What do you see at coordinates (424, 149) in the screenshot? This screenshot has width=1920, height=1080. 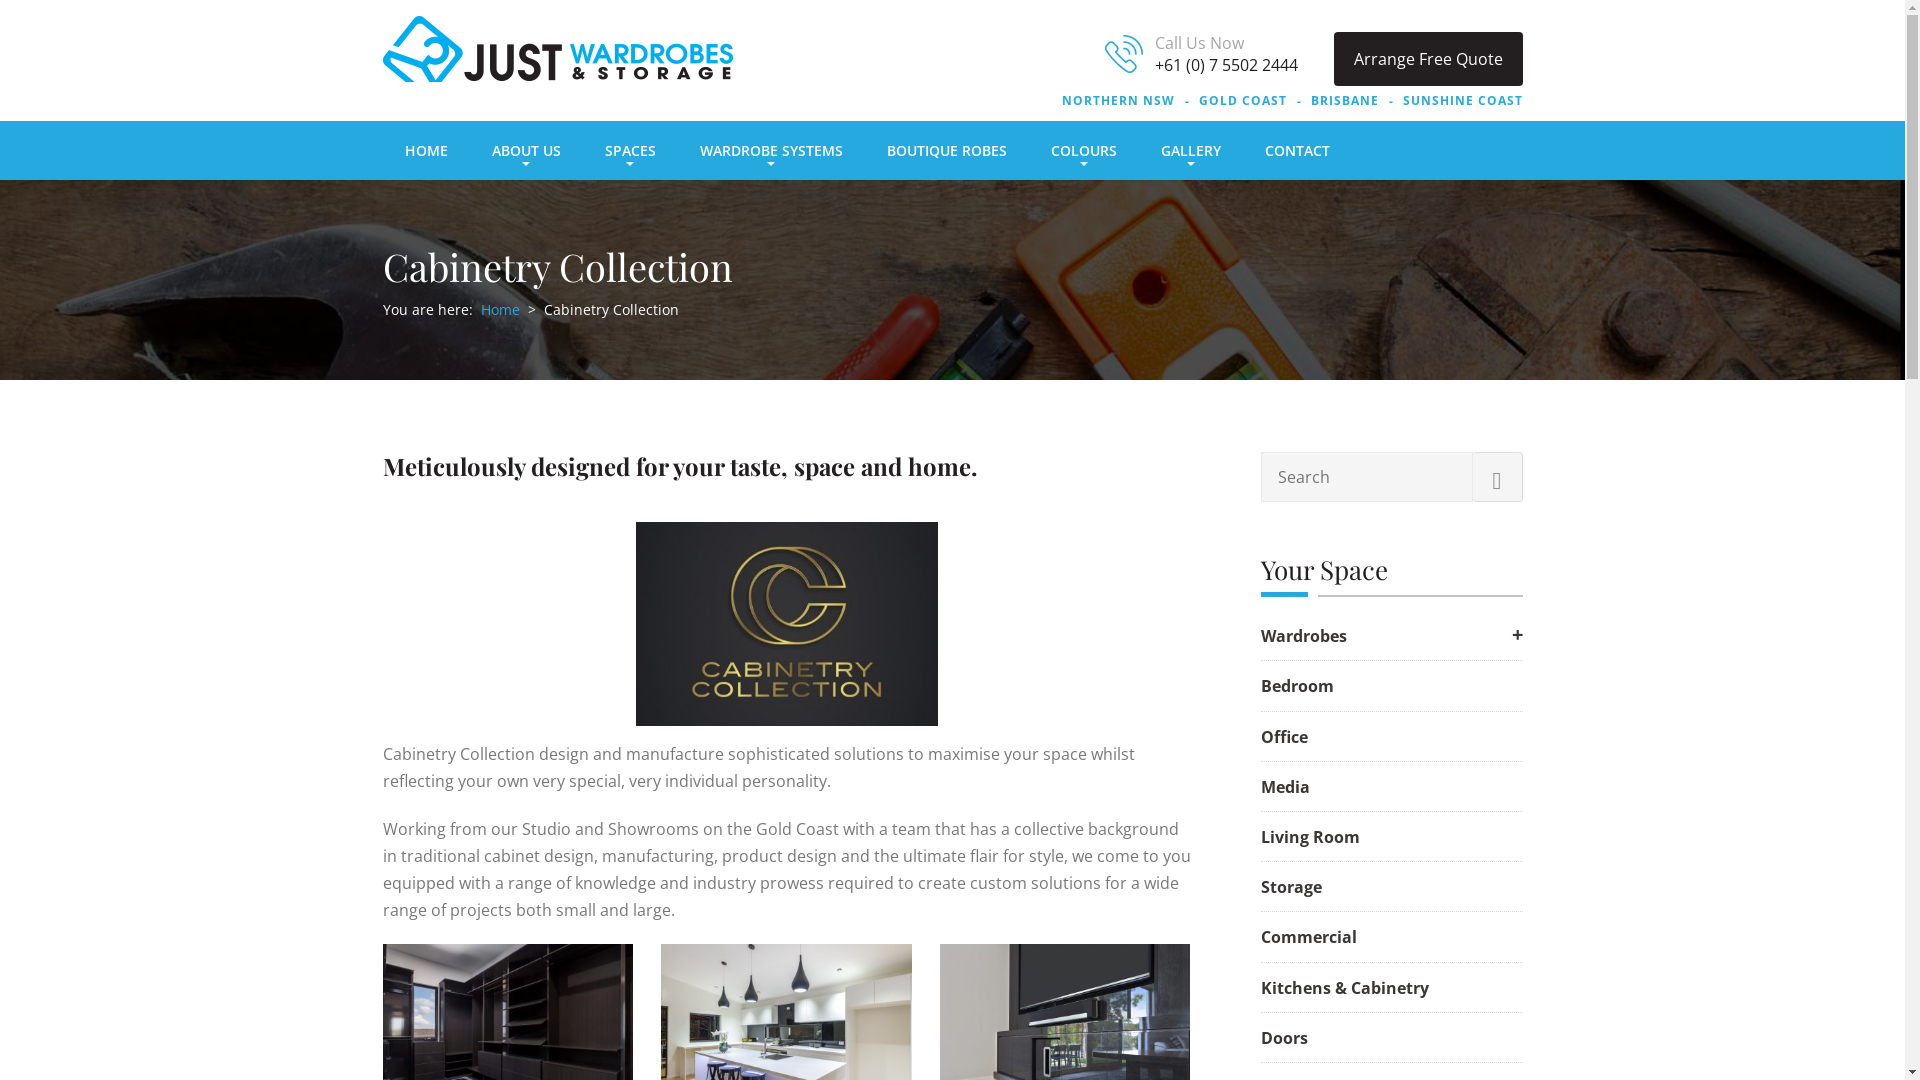 I see `'HOME'` at bounding box center [424, 149].